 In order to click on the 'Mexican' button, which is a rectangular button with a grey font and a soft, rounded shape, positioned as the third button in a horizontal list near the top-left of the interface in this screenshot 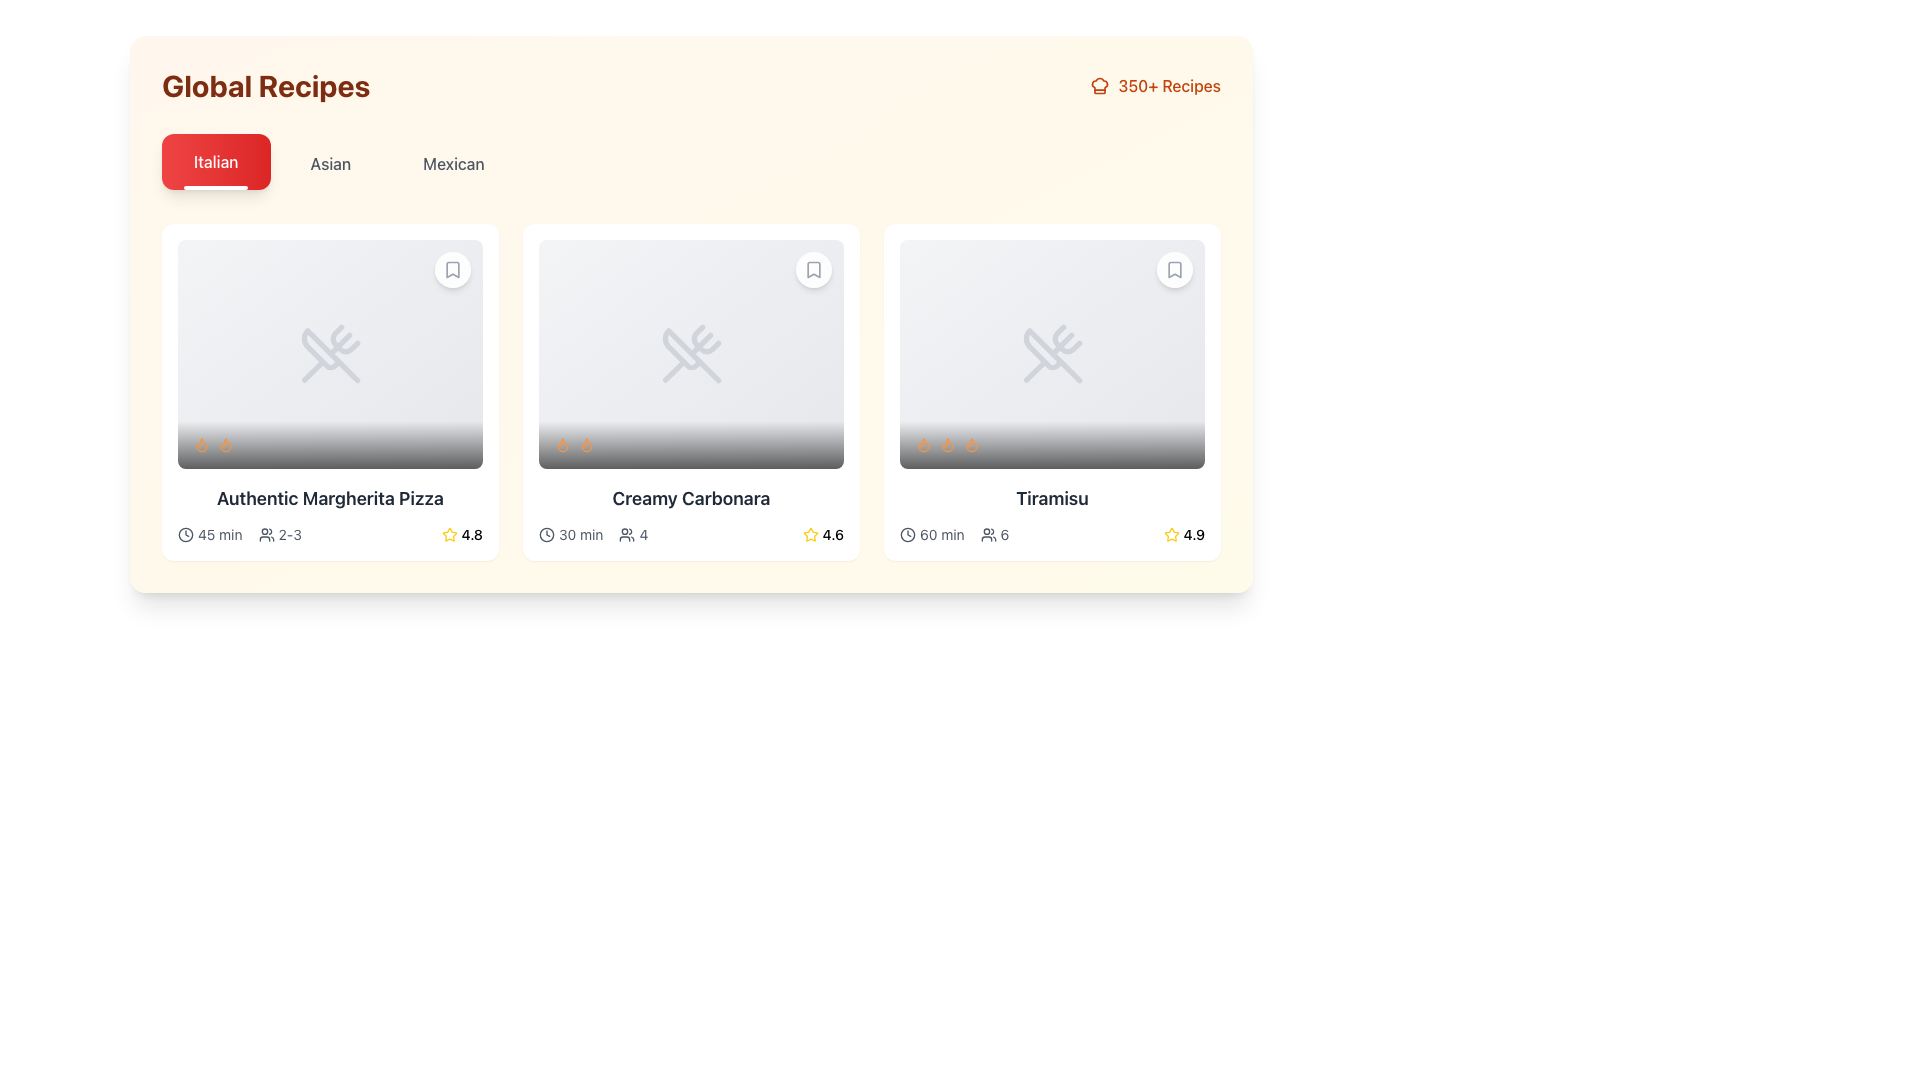, I will do `click(452, 163)`.